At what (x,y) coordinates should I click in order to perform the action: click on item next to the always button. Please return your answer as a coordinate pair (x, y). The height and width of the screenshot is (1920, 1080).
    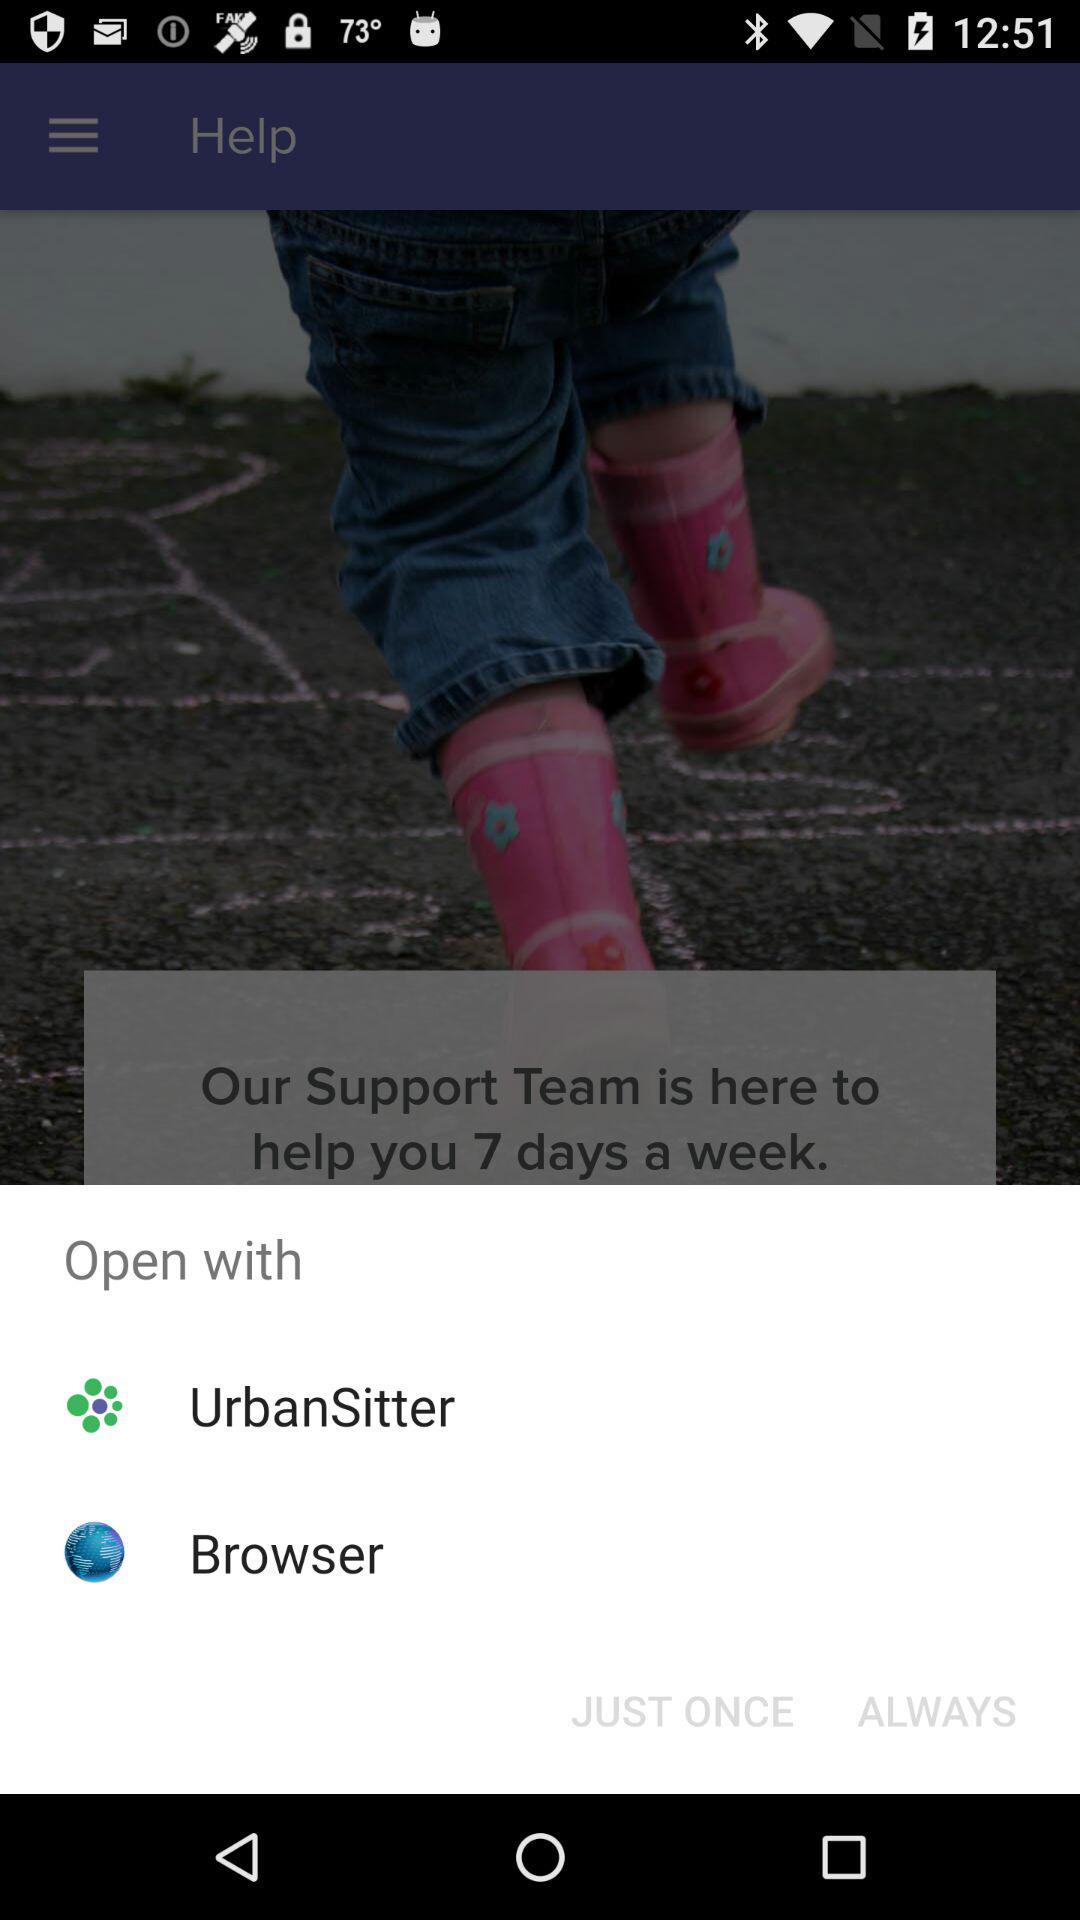
    Looking at the image, I should click on (681, 1708).